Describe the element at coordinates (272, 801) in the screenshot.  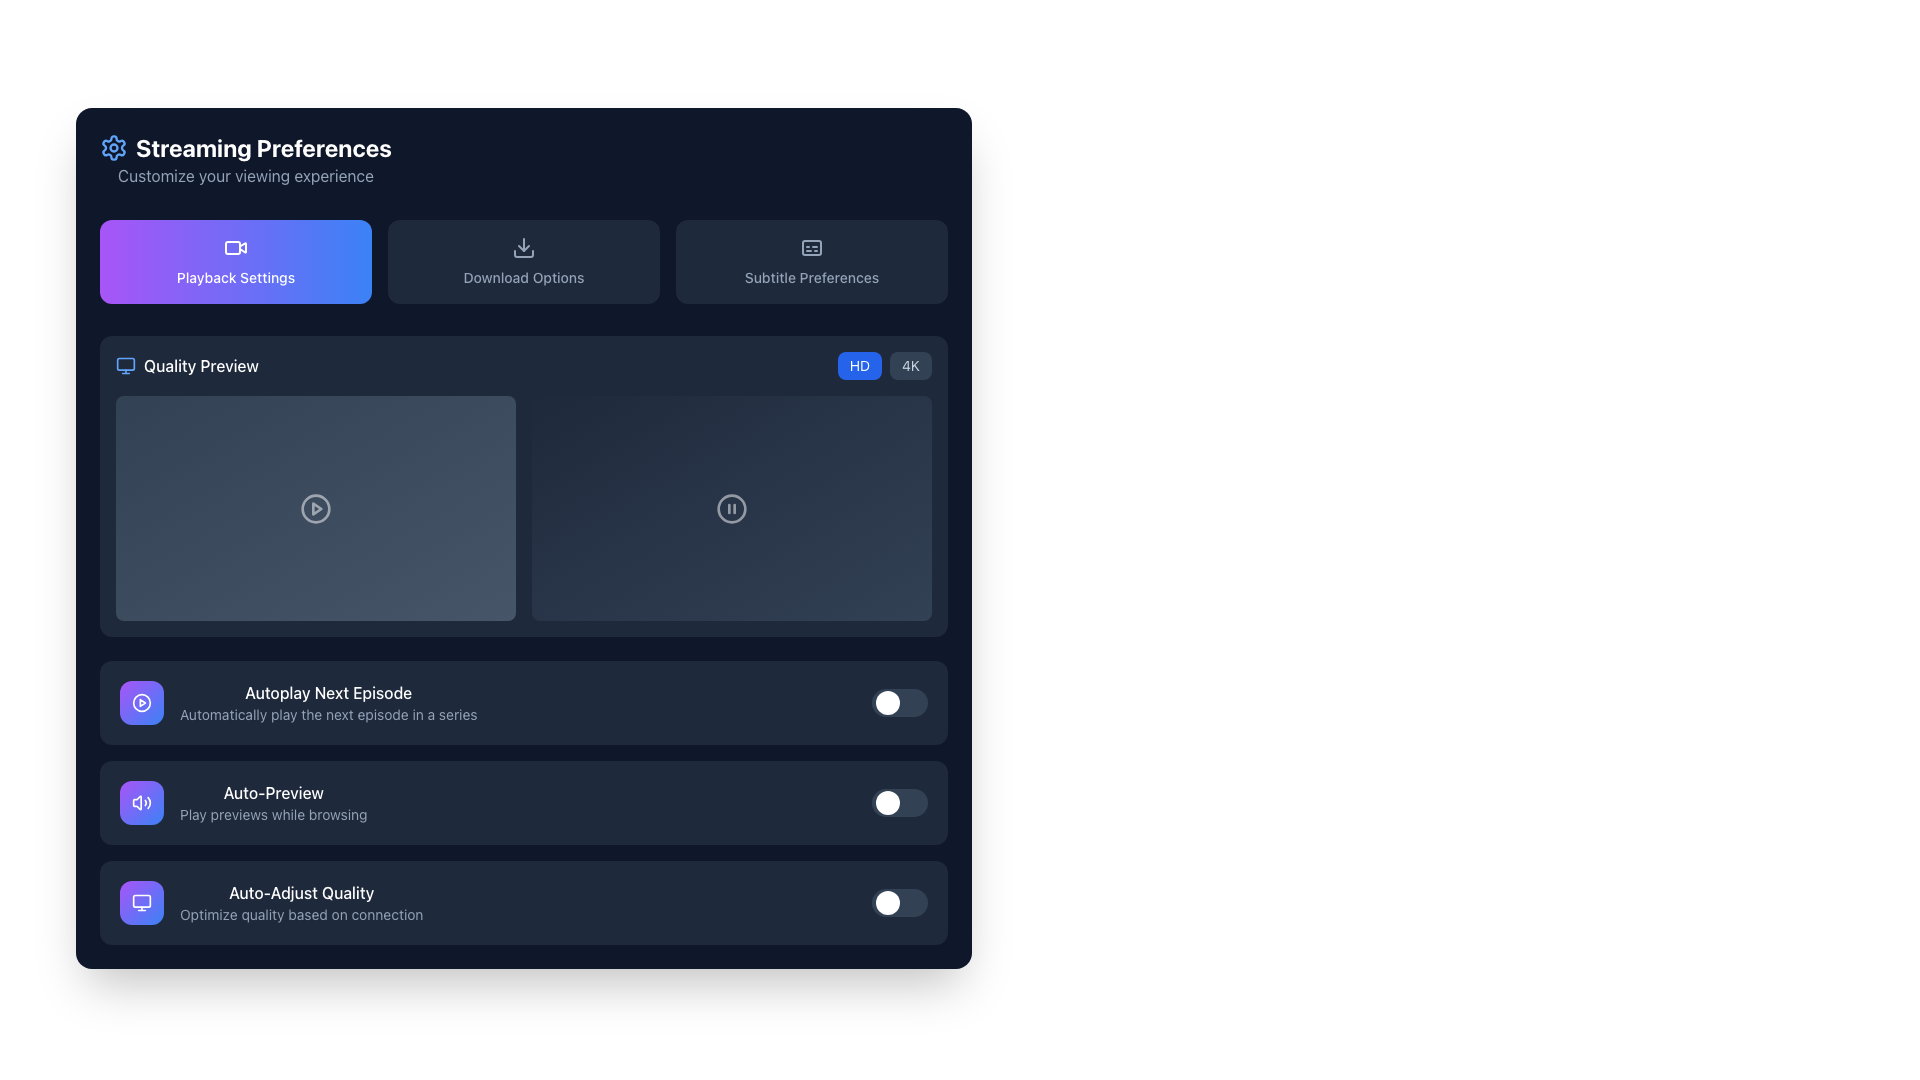
I see `descriptive text element that provides information about a setting related to previews, located between the 'Autoplay Next Episode' and 'Auto-Adjust Quality' settings in the settings menu` at that location.